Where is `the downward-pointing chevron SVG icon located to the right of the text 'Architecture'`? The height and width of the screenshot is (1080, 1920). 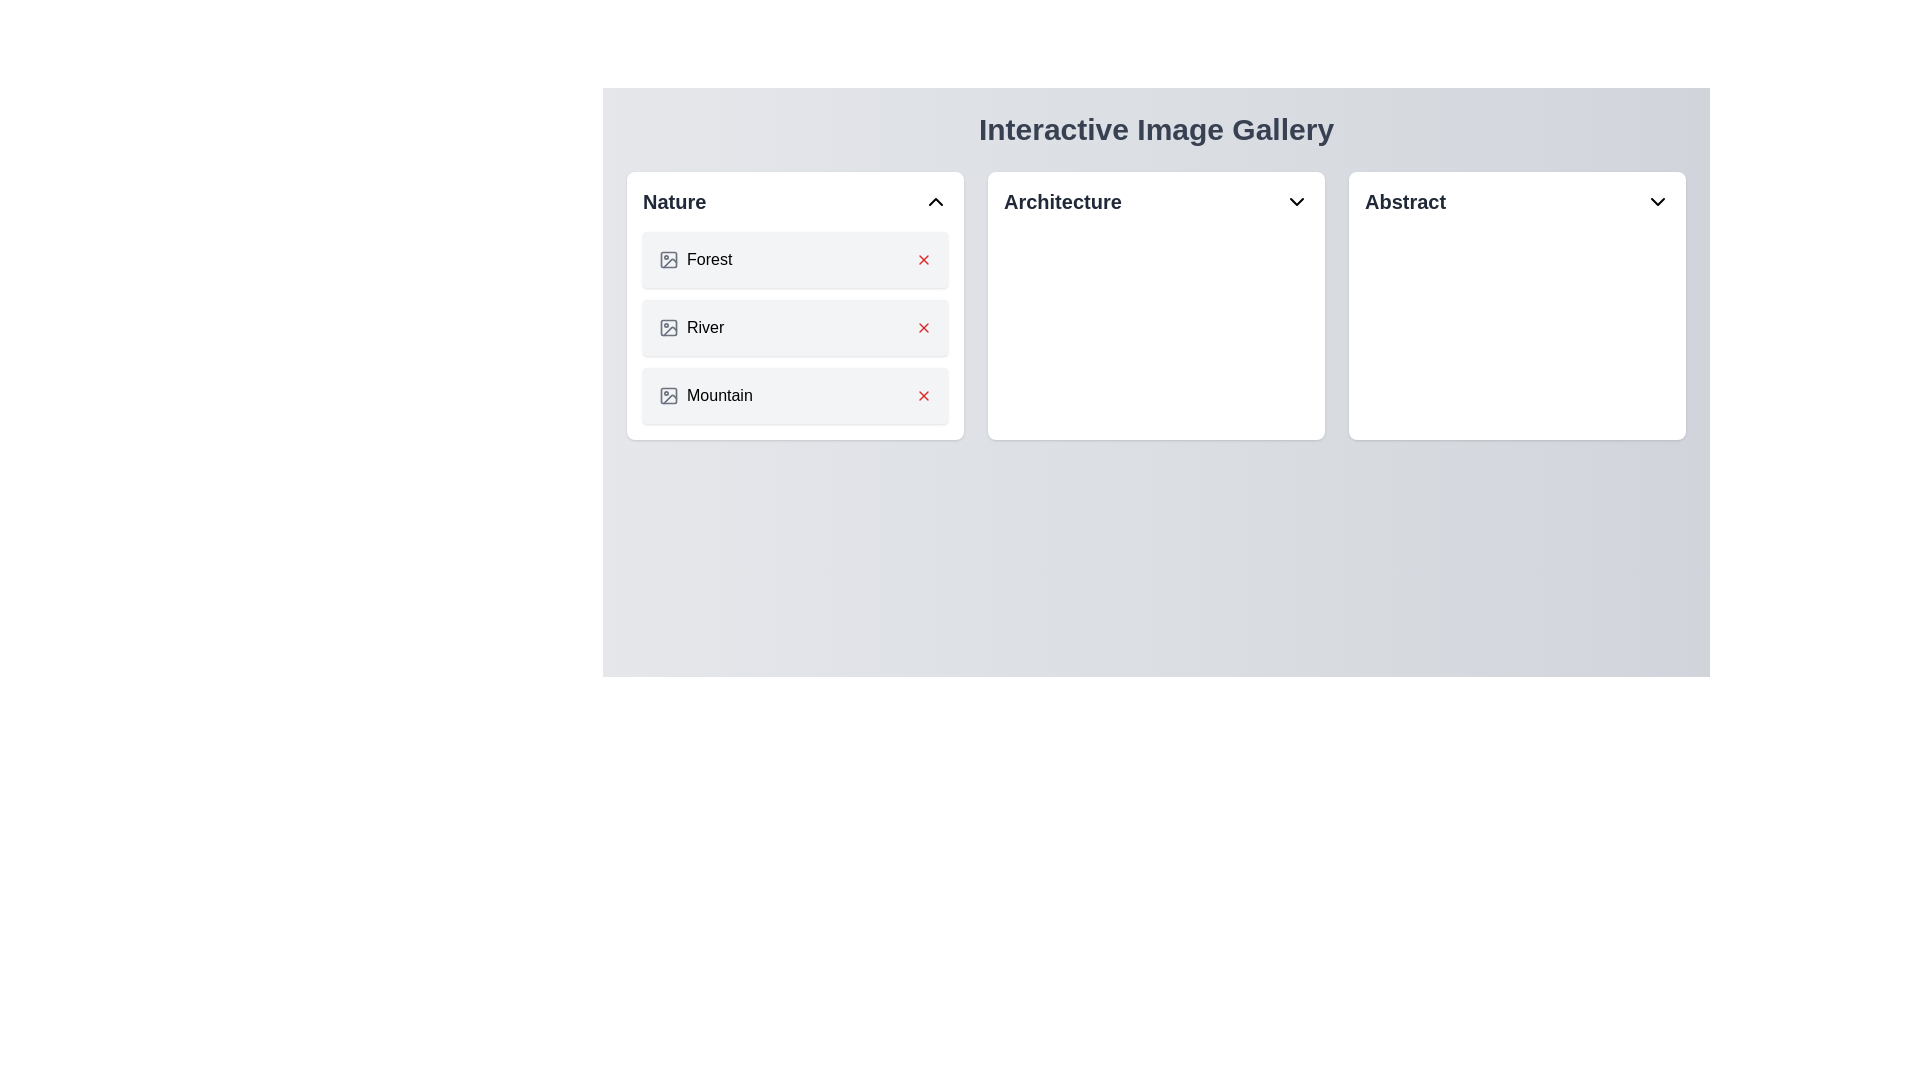 the downward-pointing chevron SVG icon located to the right of the text 'Architecture' is located at coordinates (1296, 201).